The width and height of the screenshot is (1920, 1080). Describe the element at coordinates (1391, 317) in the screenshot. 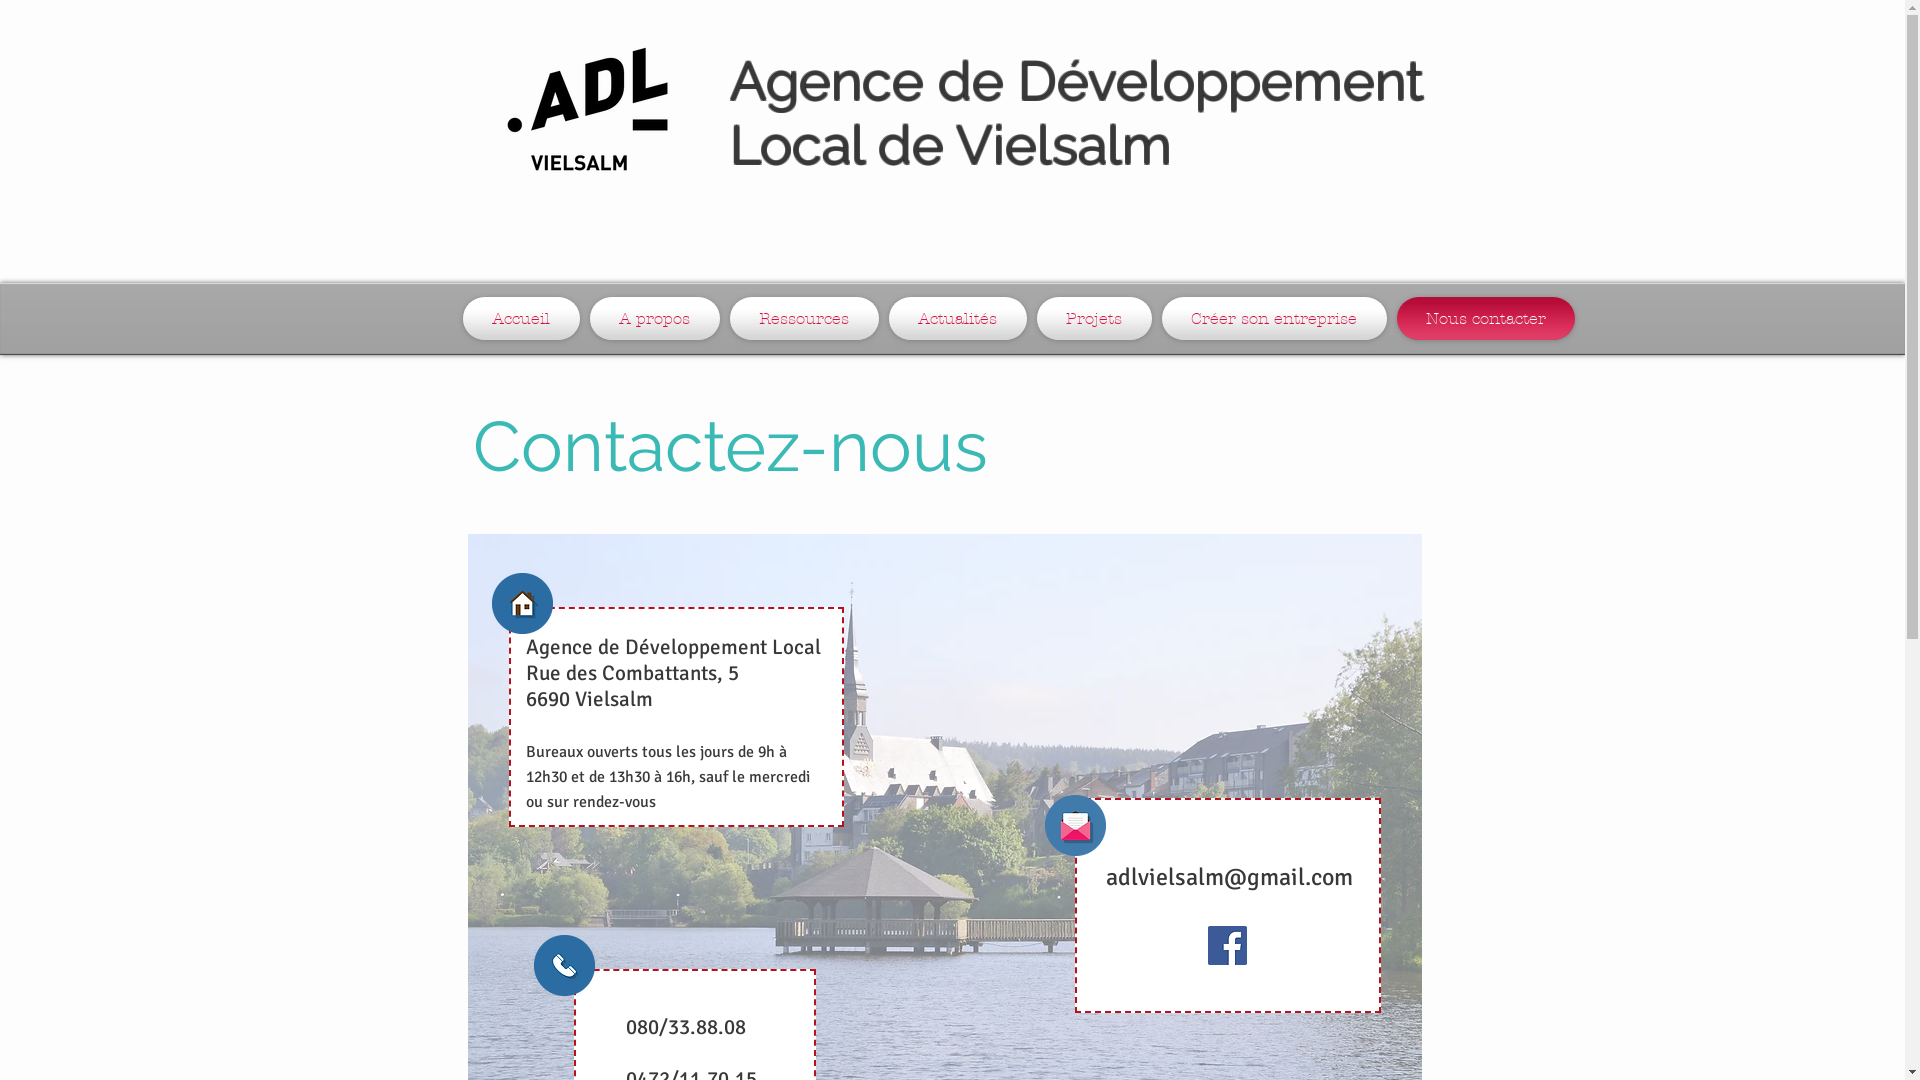

I see `'Nous contacter'` at that location.